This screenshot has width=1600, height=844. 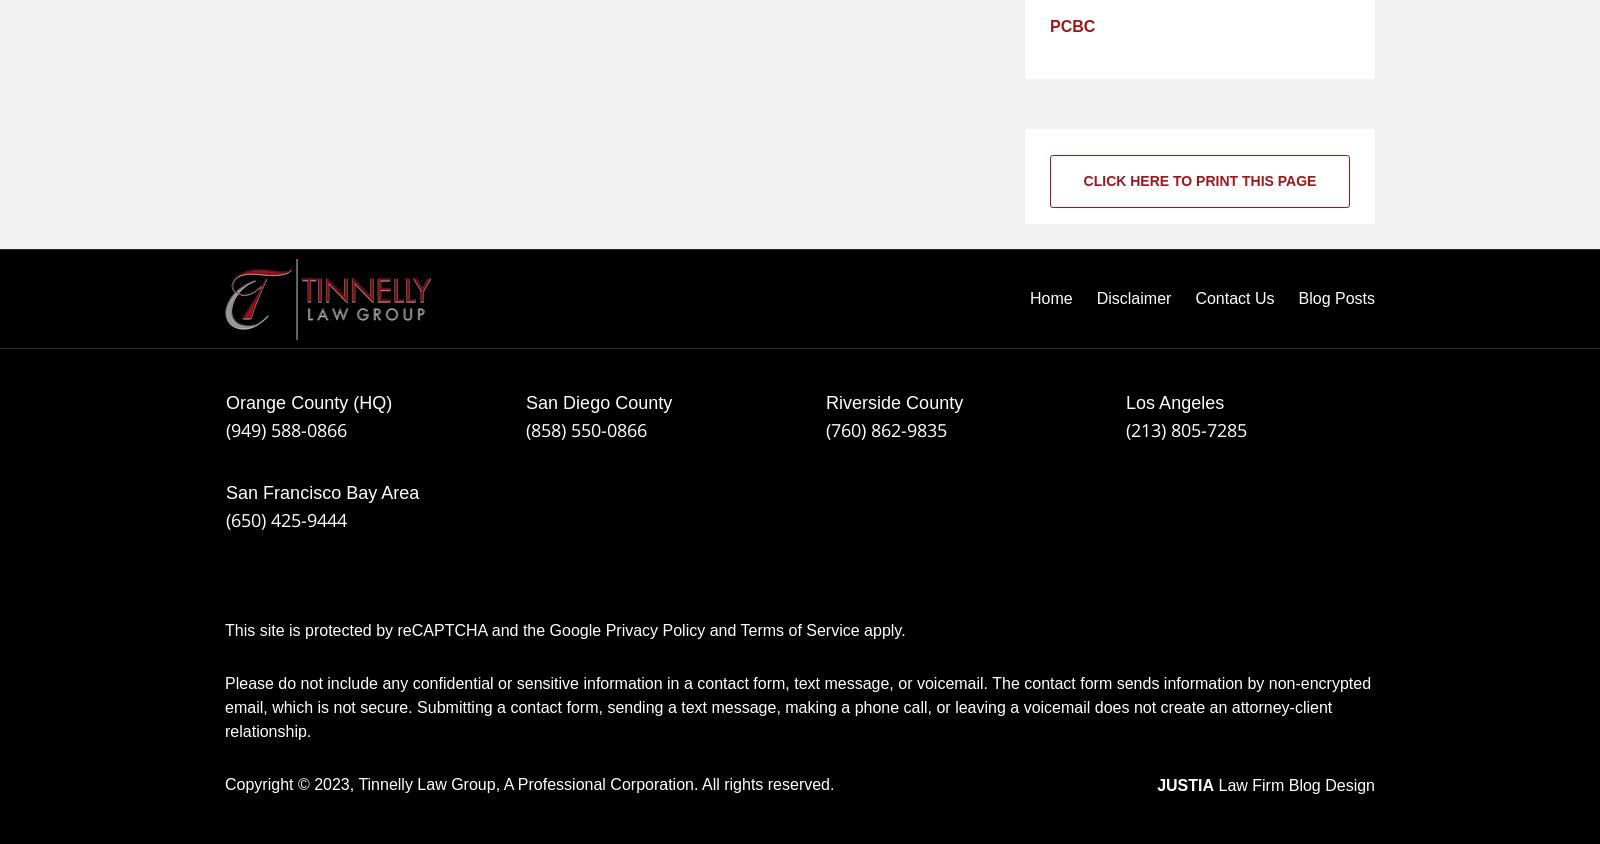 I want to click on 'Orange County (HQ)', so click(x=308, y=403).